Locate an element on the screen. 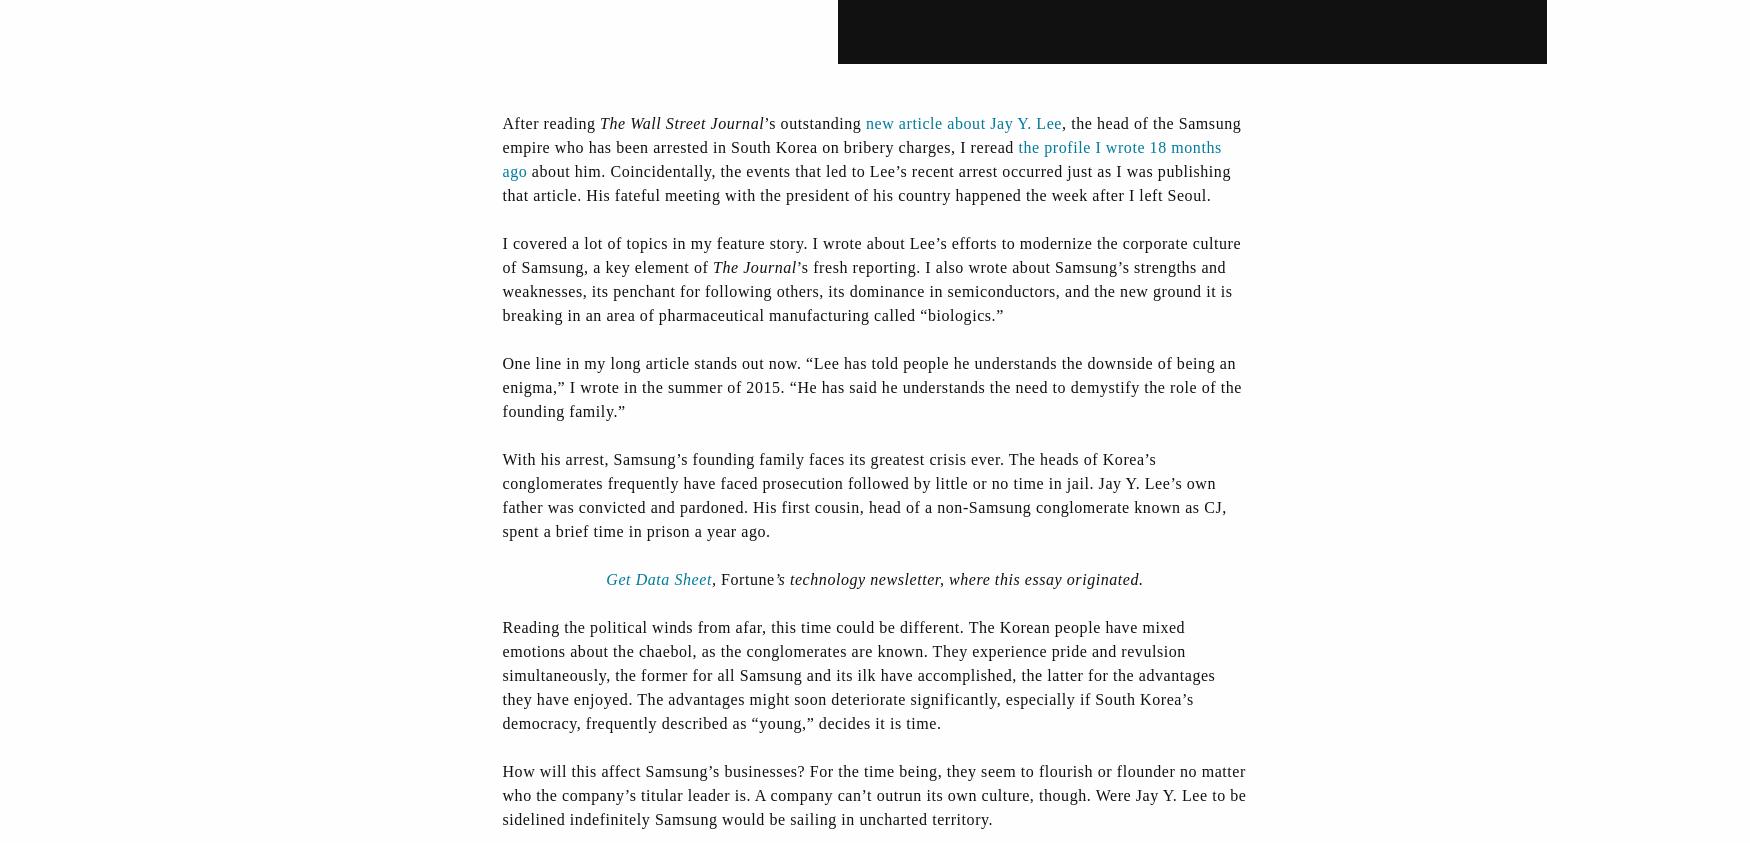  'With his arrest, Samsung’s founding family faces its greatest crisis ever. The heads of Korea’s conglomerates frequently have faced prosecution followed by little or no time in jail. Jay Y. Lee’s own father was convicted and pardoned. His first cousin, head of a non-Samsung conglomerate known as CJ, spent a brief time in prison a year ago.' is located at coordinates (863, 495).